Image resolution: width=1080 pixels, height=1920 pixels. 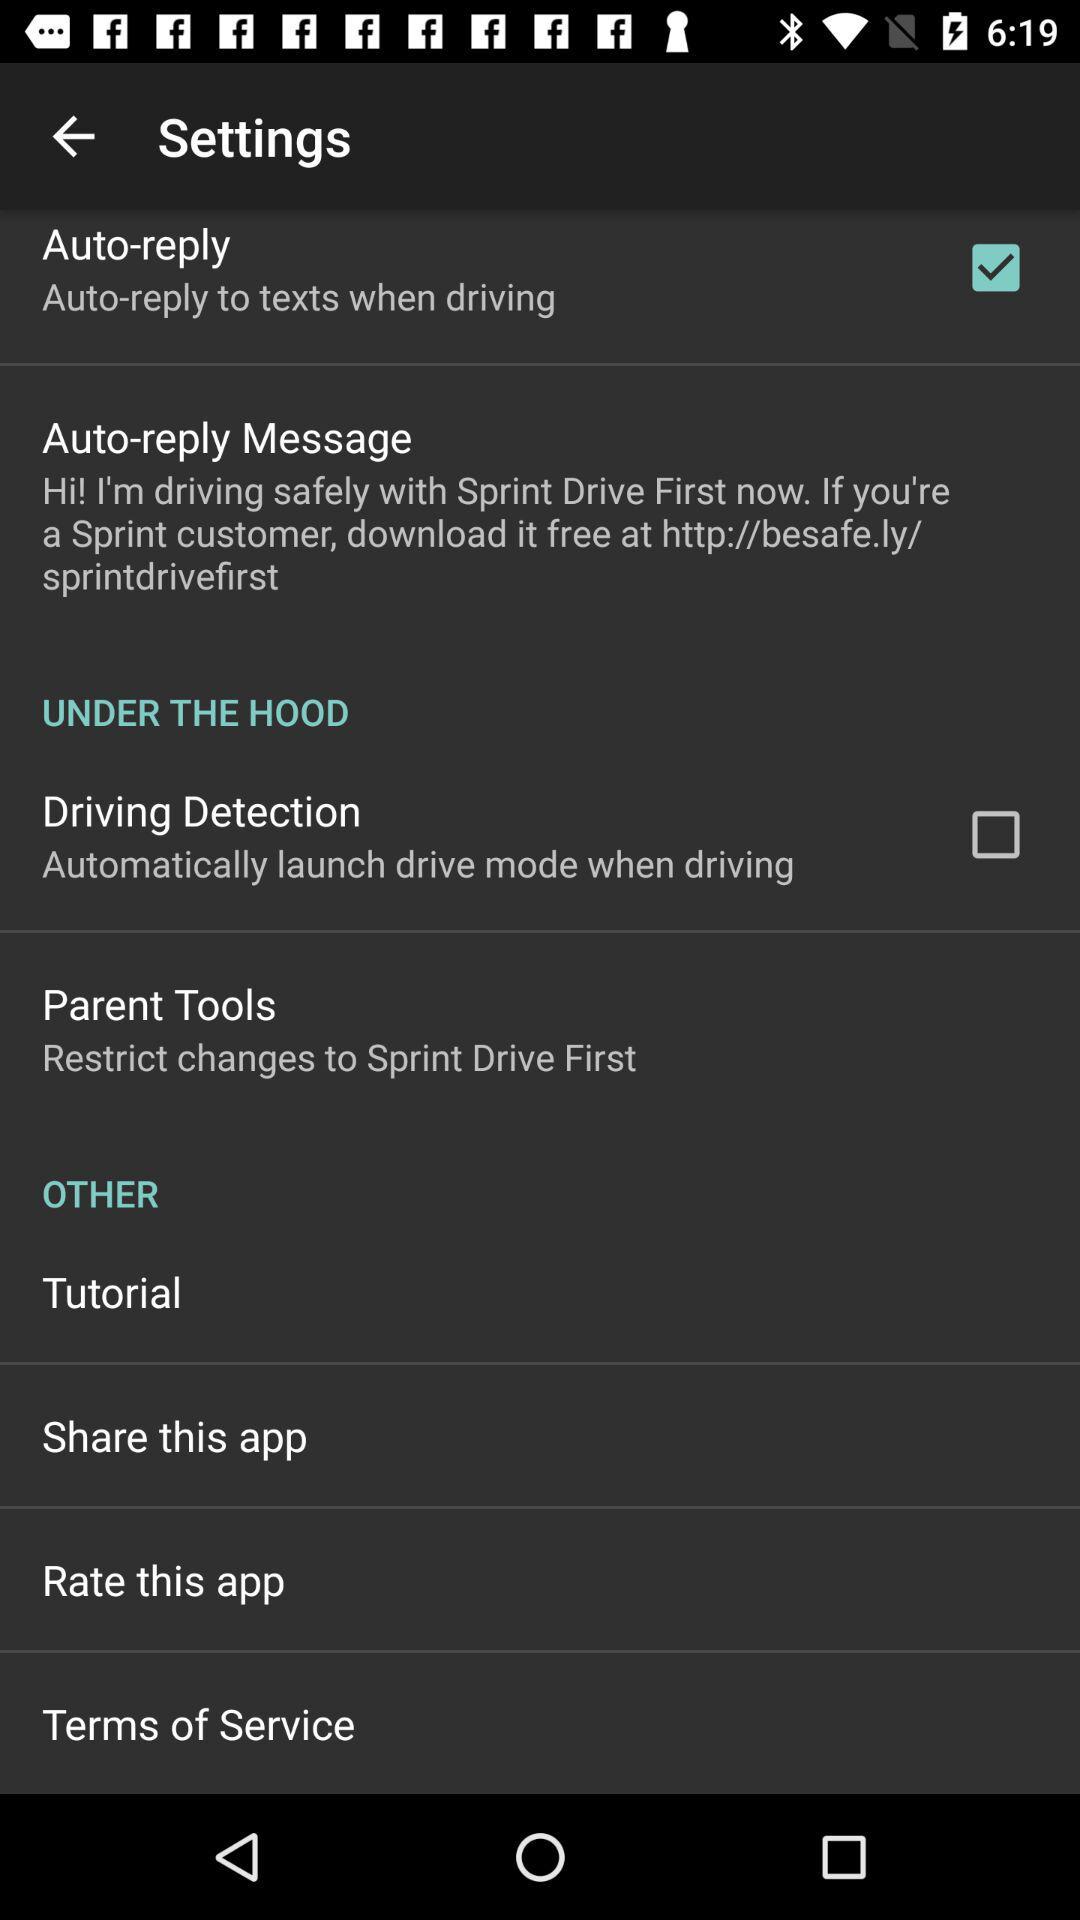 I want to click on automatically launch drive item, so click(x=417, y=863).